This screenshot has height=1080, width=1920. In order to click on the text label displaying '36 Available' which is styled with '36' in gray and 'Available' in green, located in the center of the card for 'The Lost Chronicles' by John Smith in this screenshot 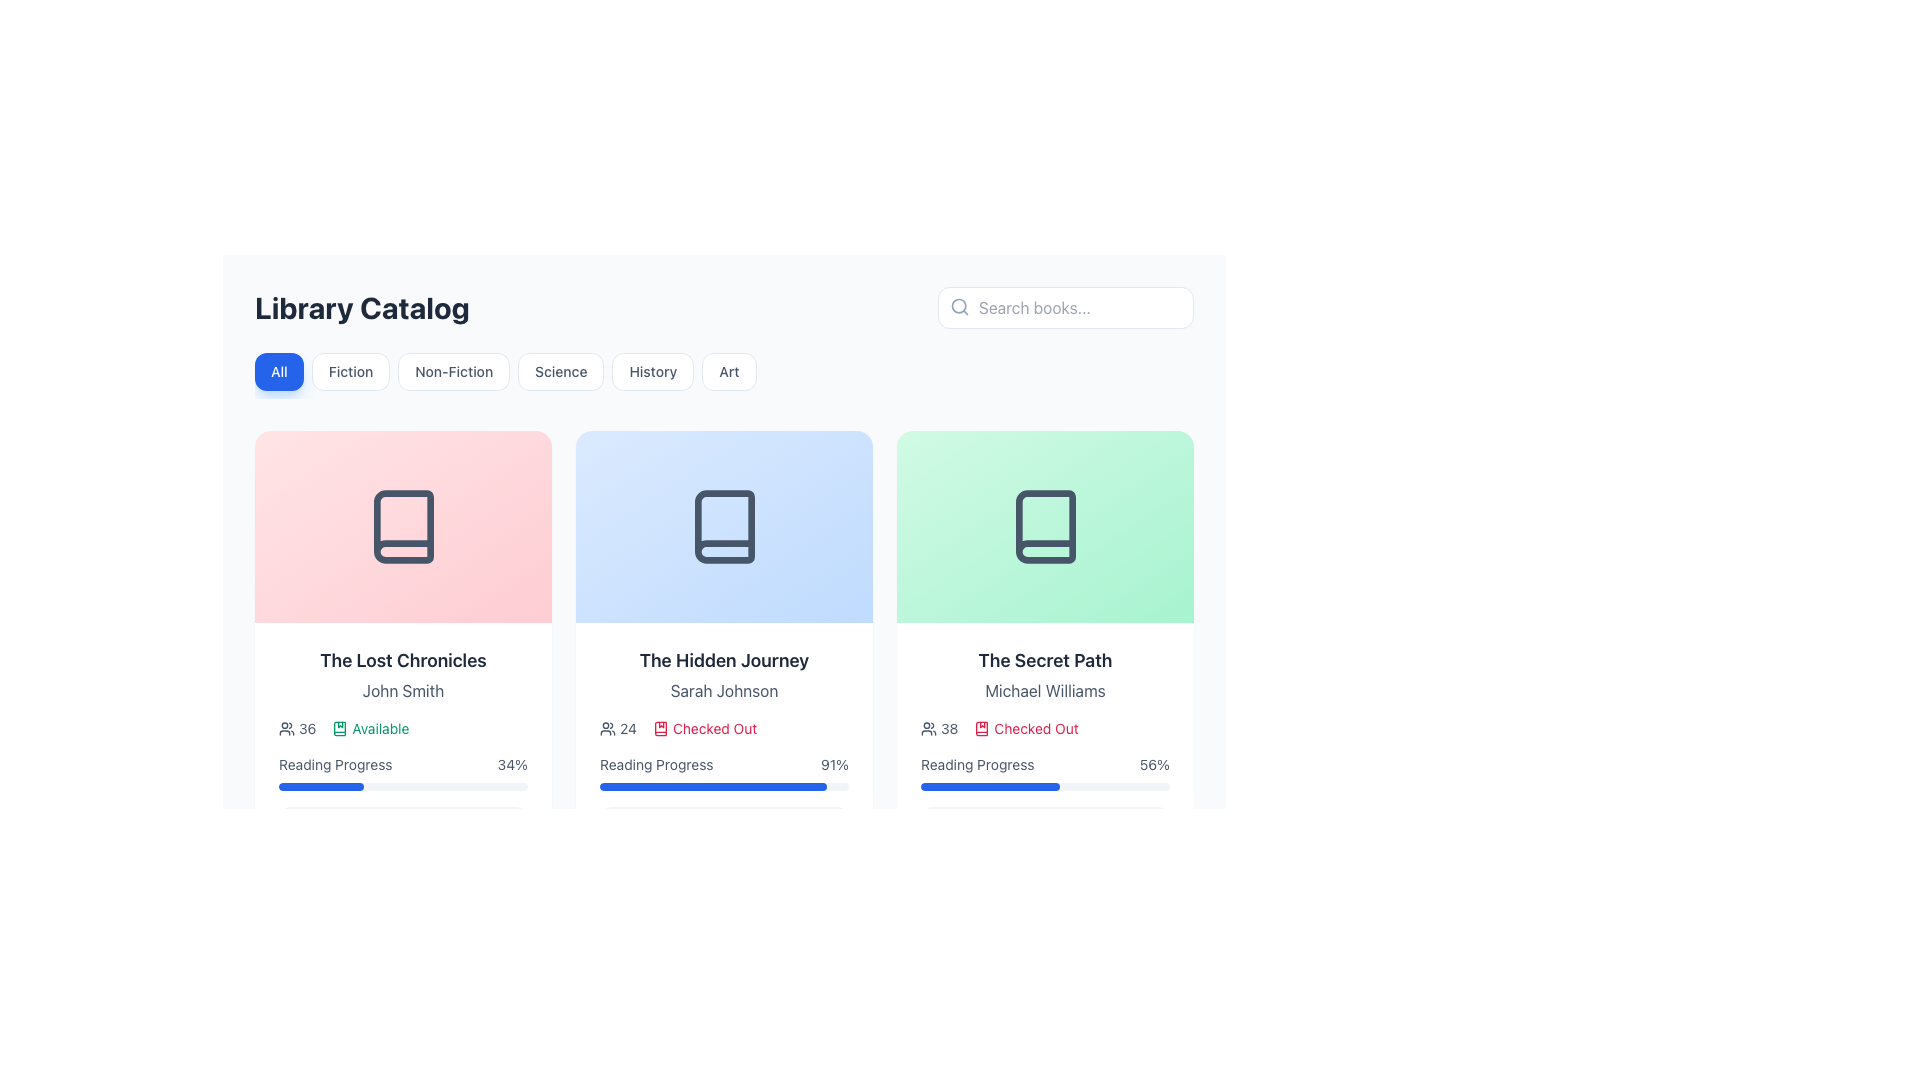, I will do `click(402, 729)`.